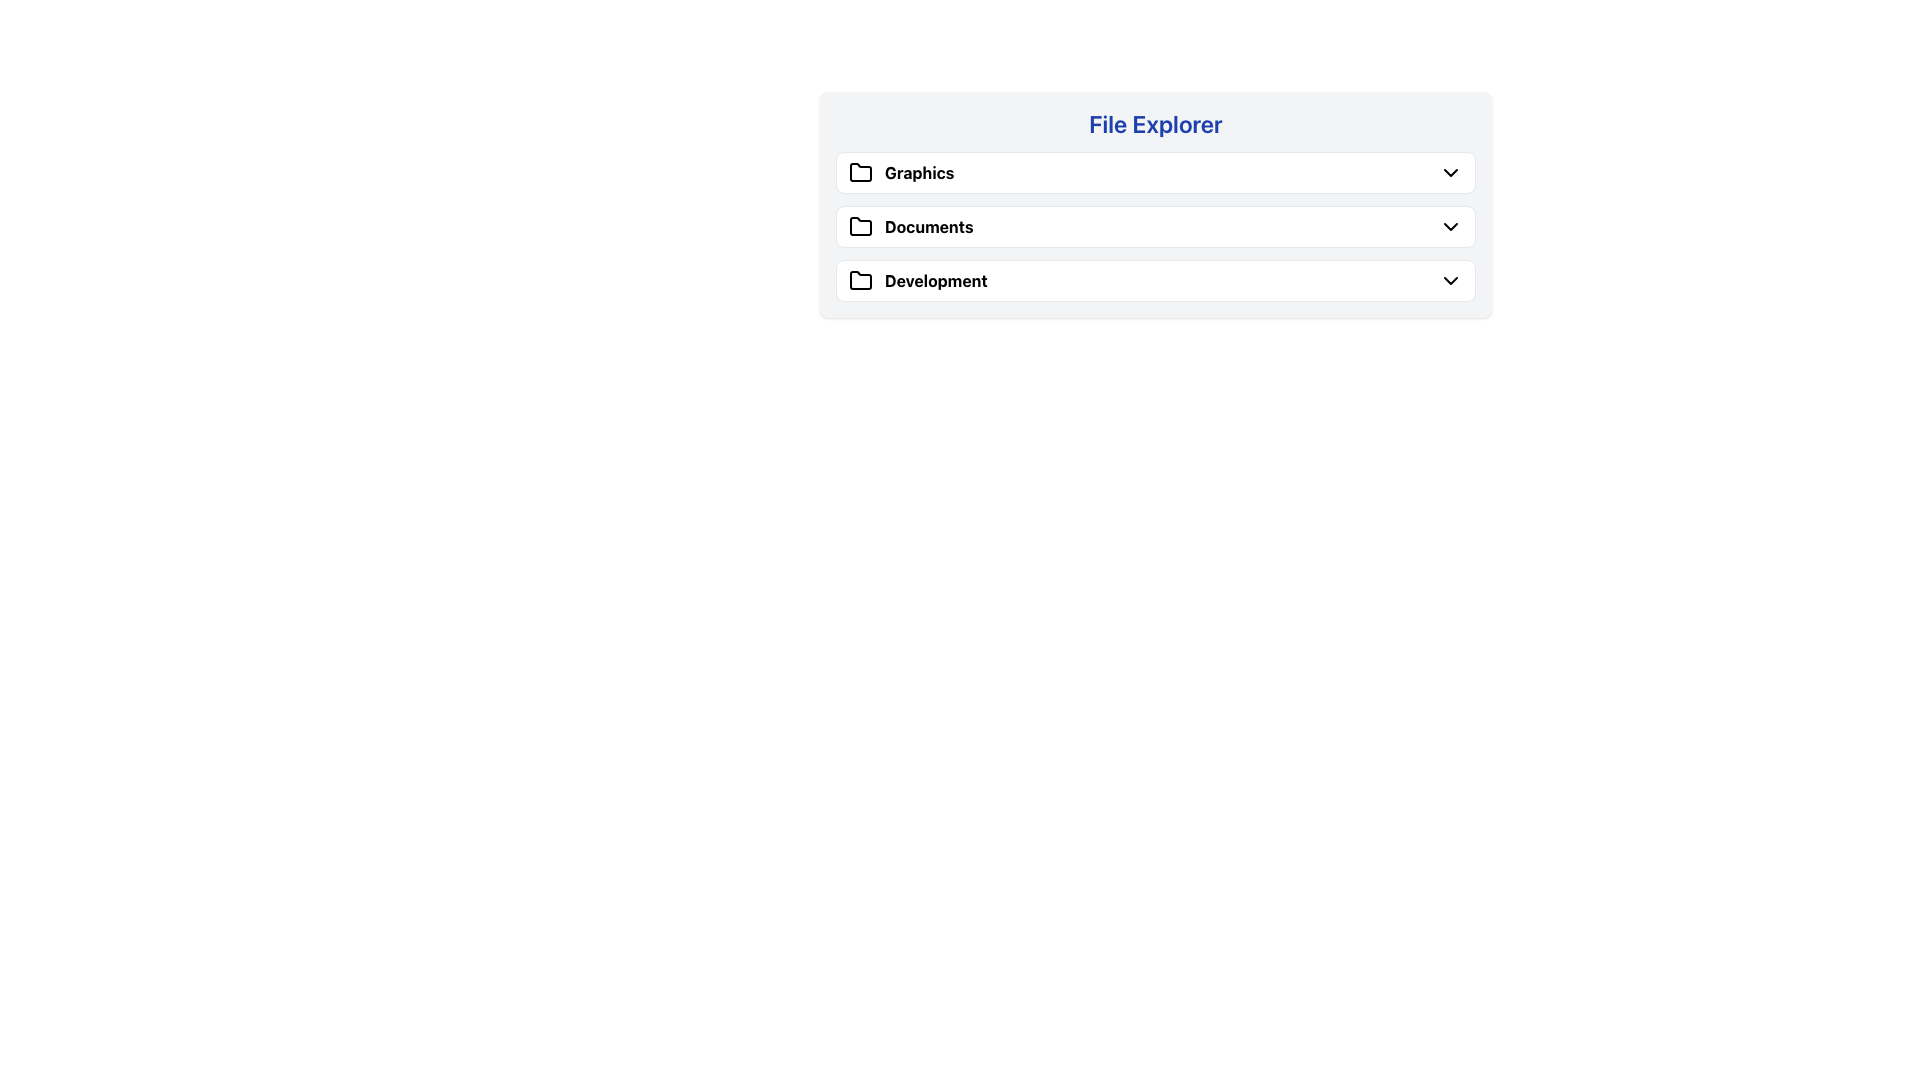 Image resolution: width=1920 pixels, height=1080 pixels. What do you see at coordinates (860, 280) in the screenshot?
I see `the folder icon representing the 'Development' label` at bounding box center [860, 280].